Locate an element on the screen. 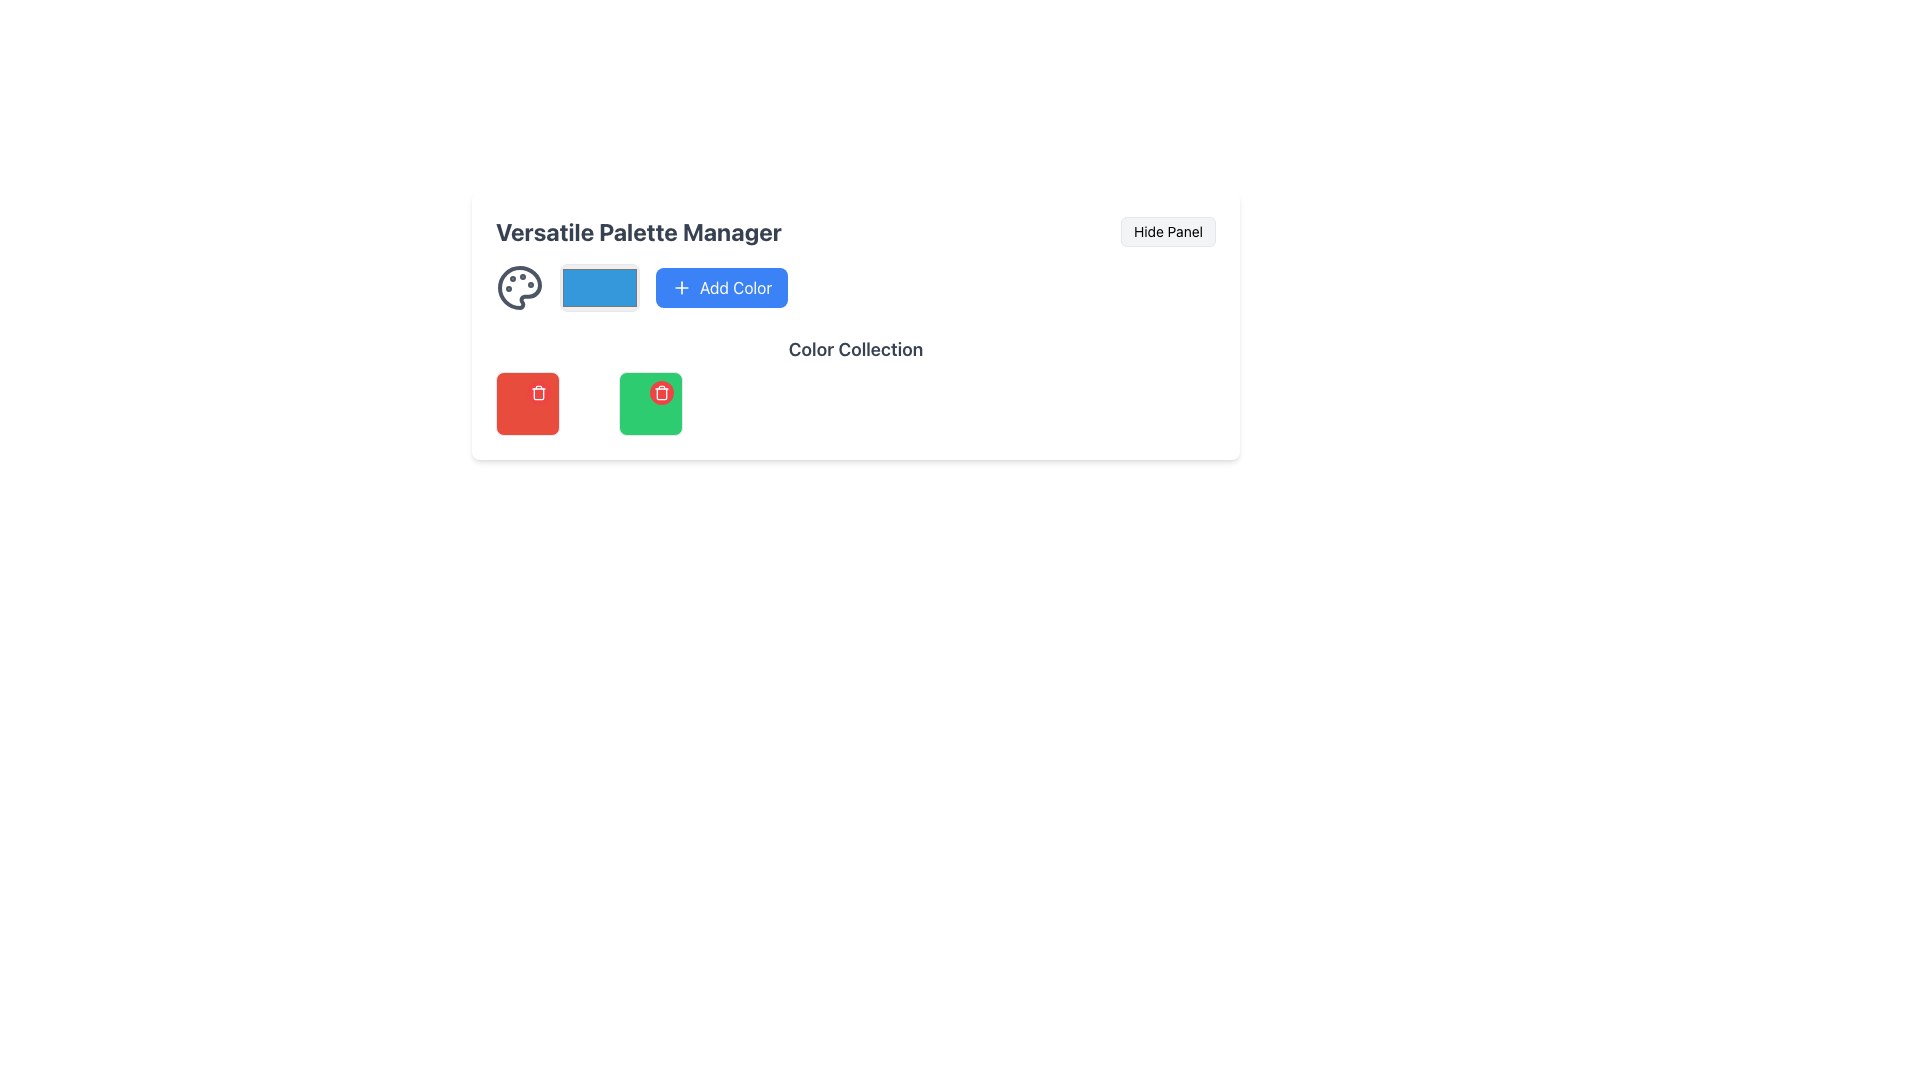  the gray painter's palette icon with circular holes in the 'Versatile Palette Manager' section is located at coordinates (519, 288).